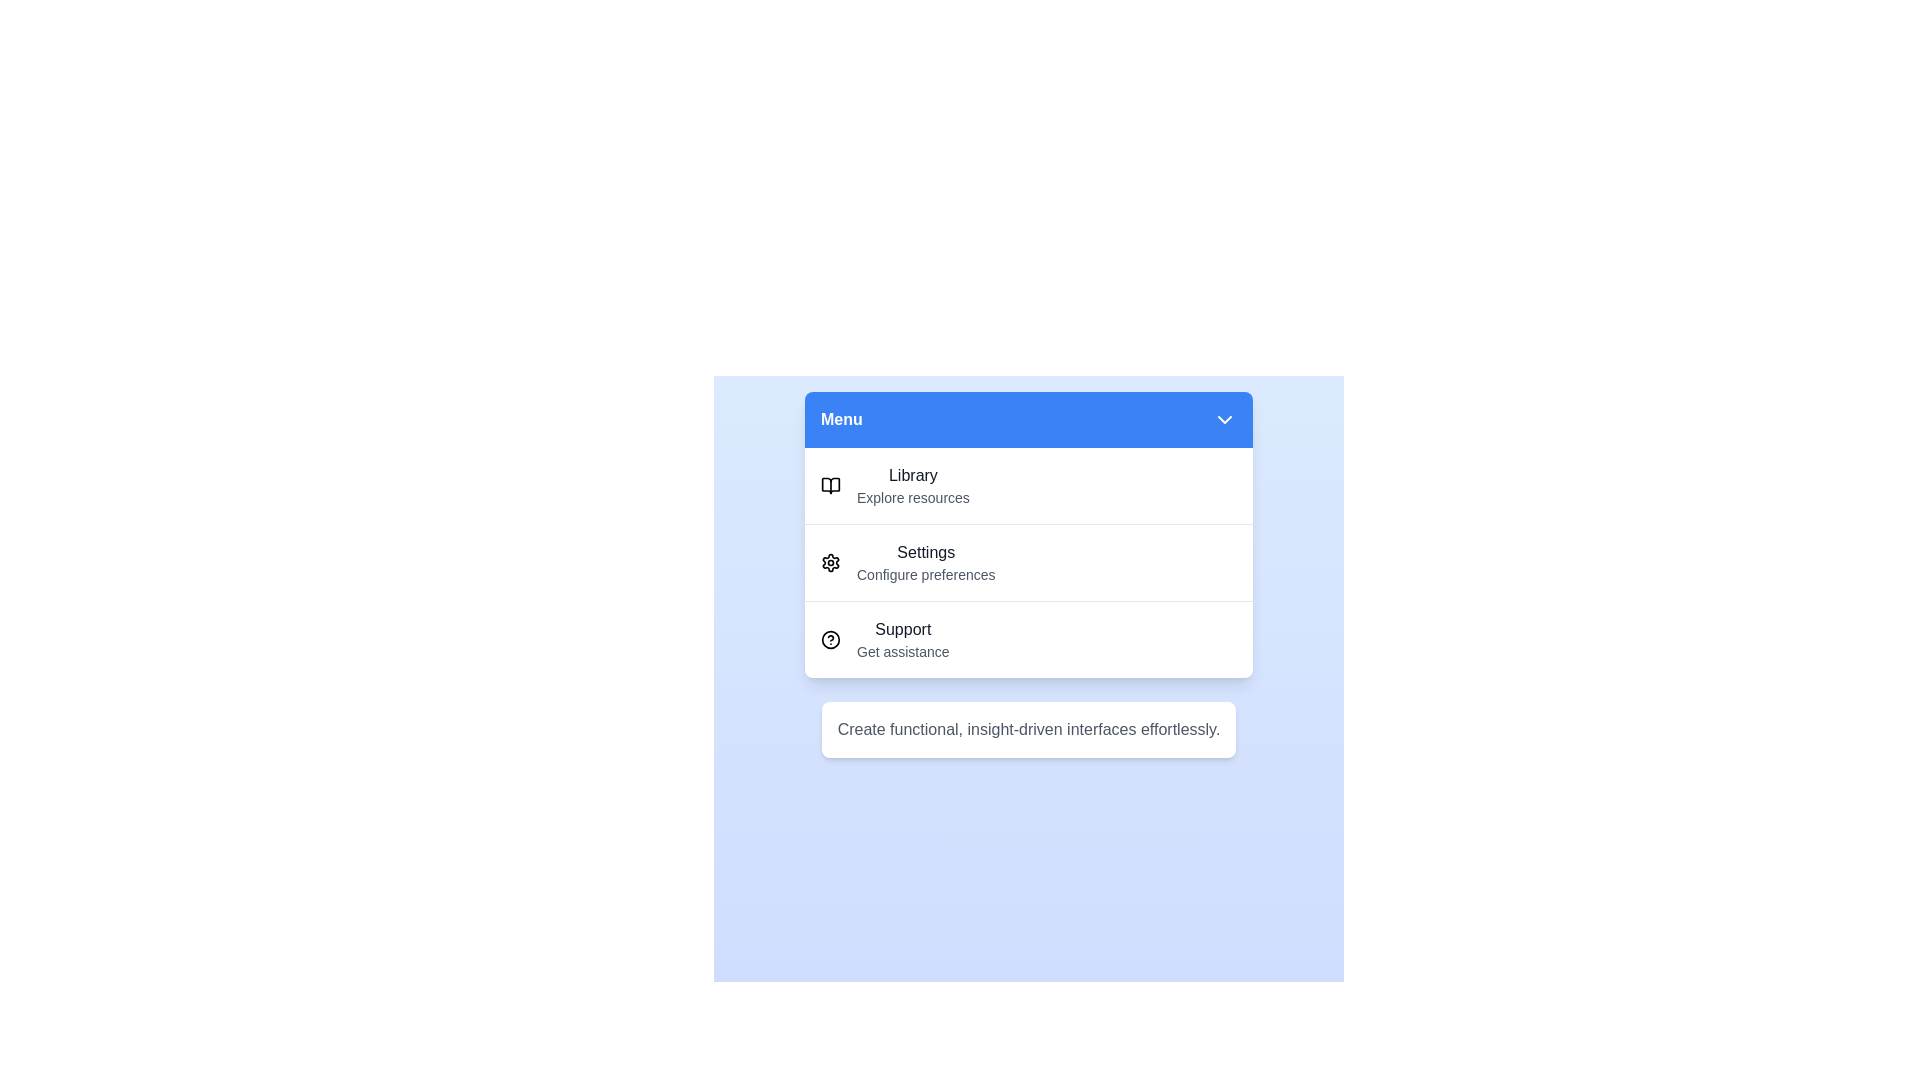 The image size is (1920, 1080). Describe the element at coordinates (1028, 729) in the screenshot. I see `the informational text below the menu` at that location.